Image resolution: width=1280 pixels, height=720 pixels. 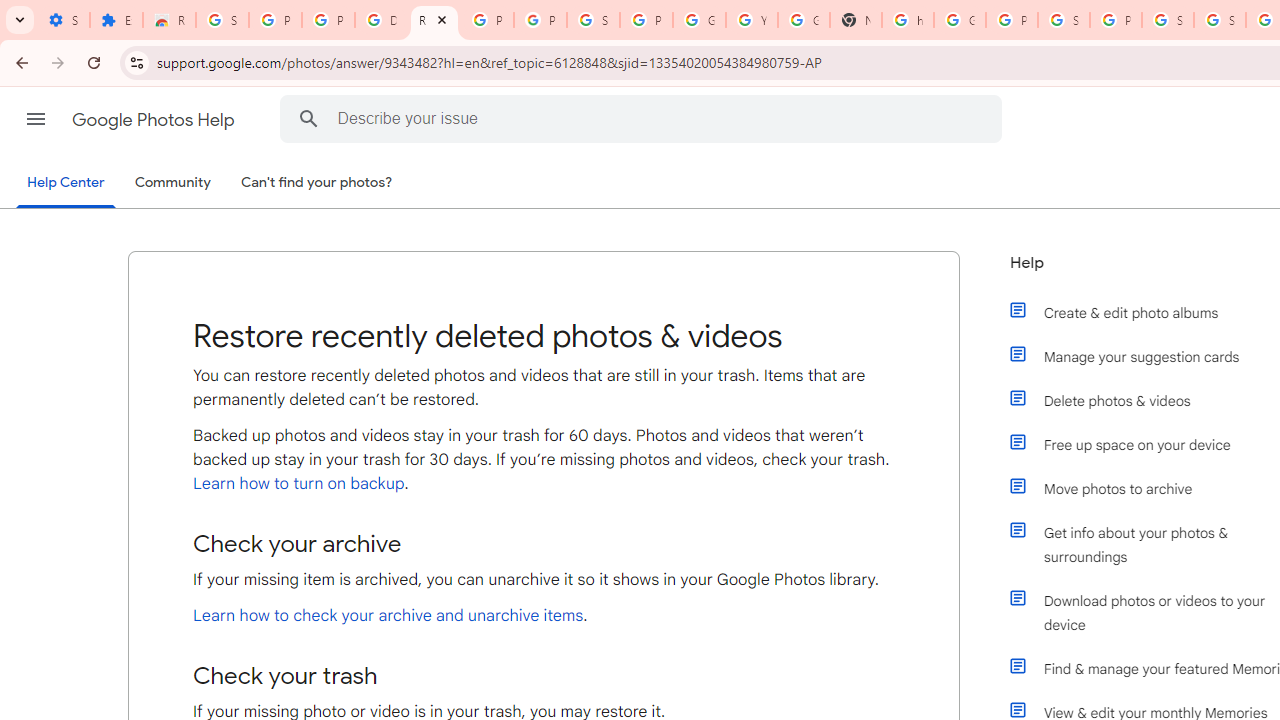 What do you see at coordinates (65, 183) in the screenshot?
I see `'Help Center'` at bounding box center [65, 183].